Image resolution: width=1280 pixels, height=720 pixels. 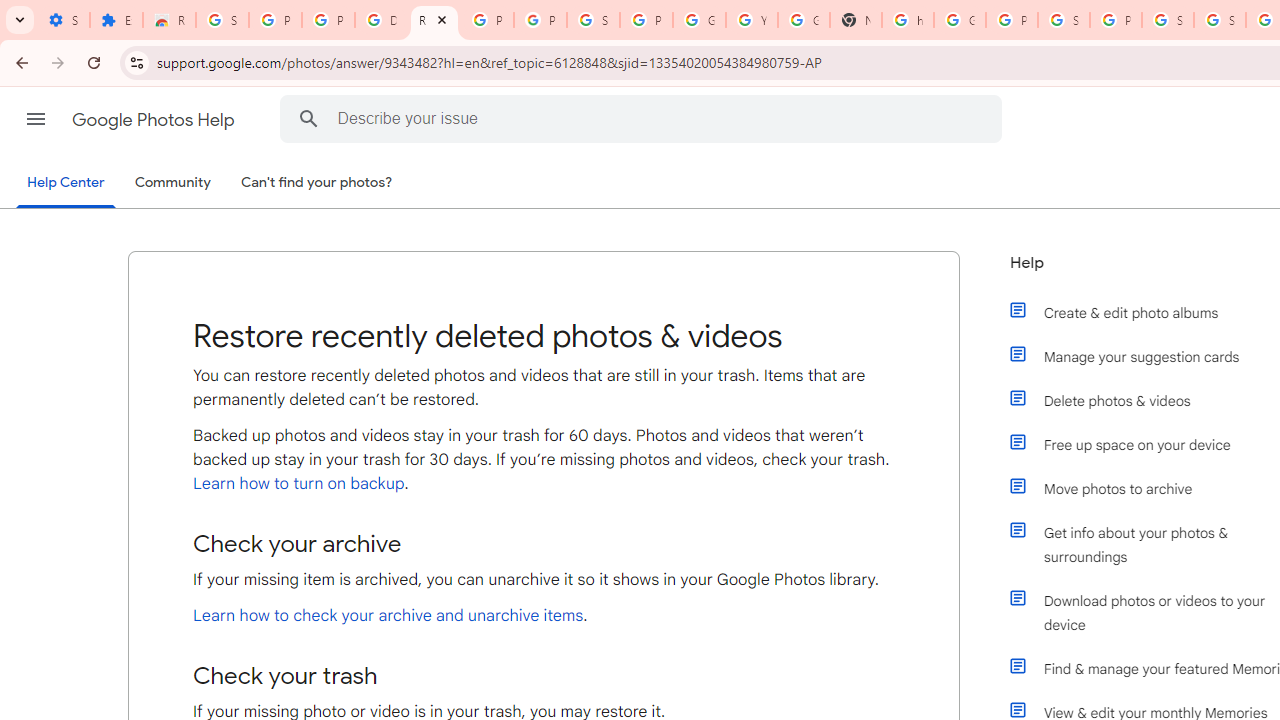 What do you see at coordinates (65, 183) in the screenshot?
I see `'Help Center'` at bounding box center [65, 183].